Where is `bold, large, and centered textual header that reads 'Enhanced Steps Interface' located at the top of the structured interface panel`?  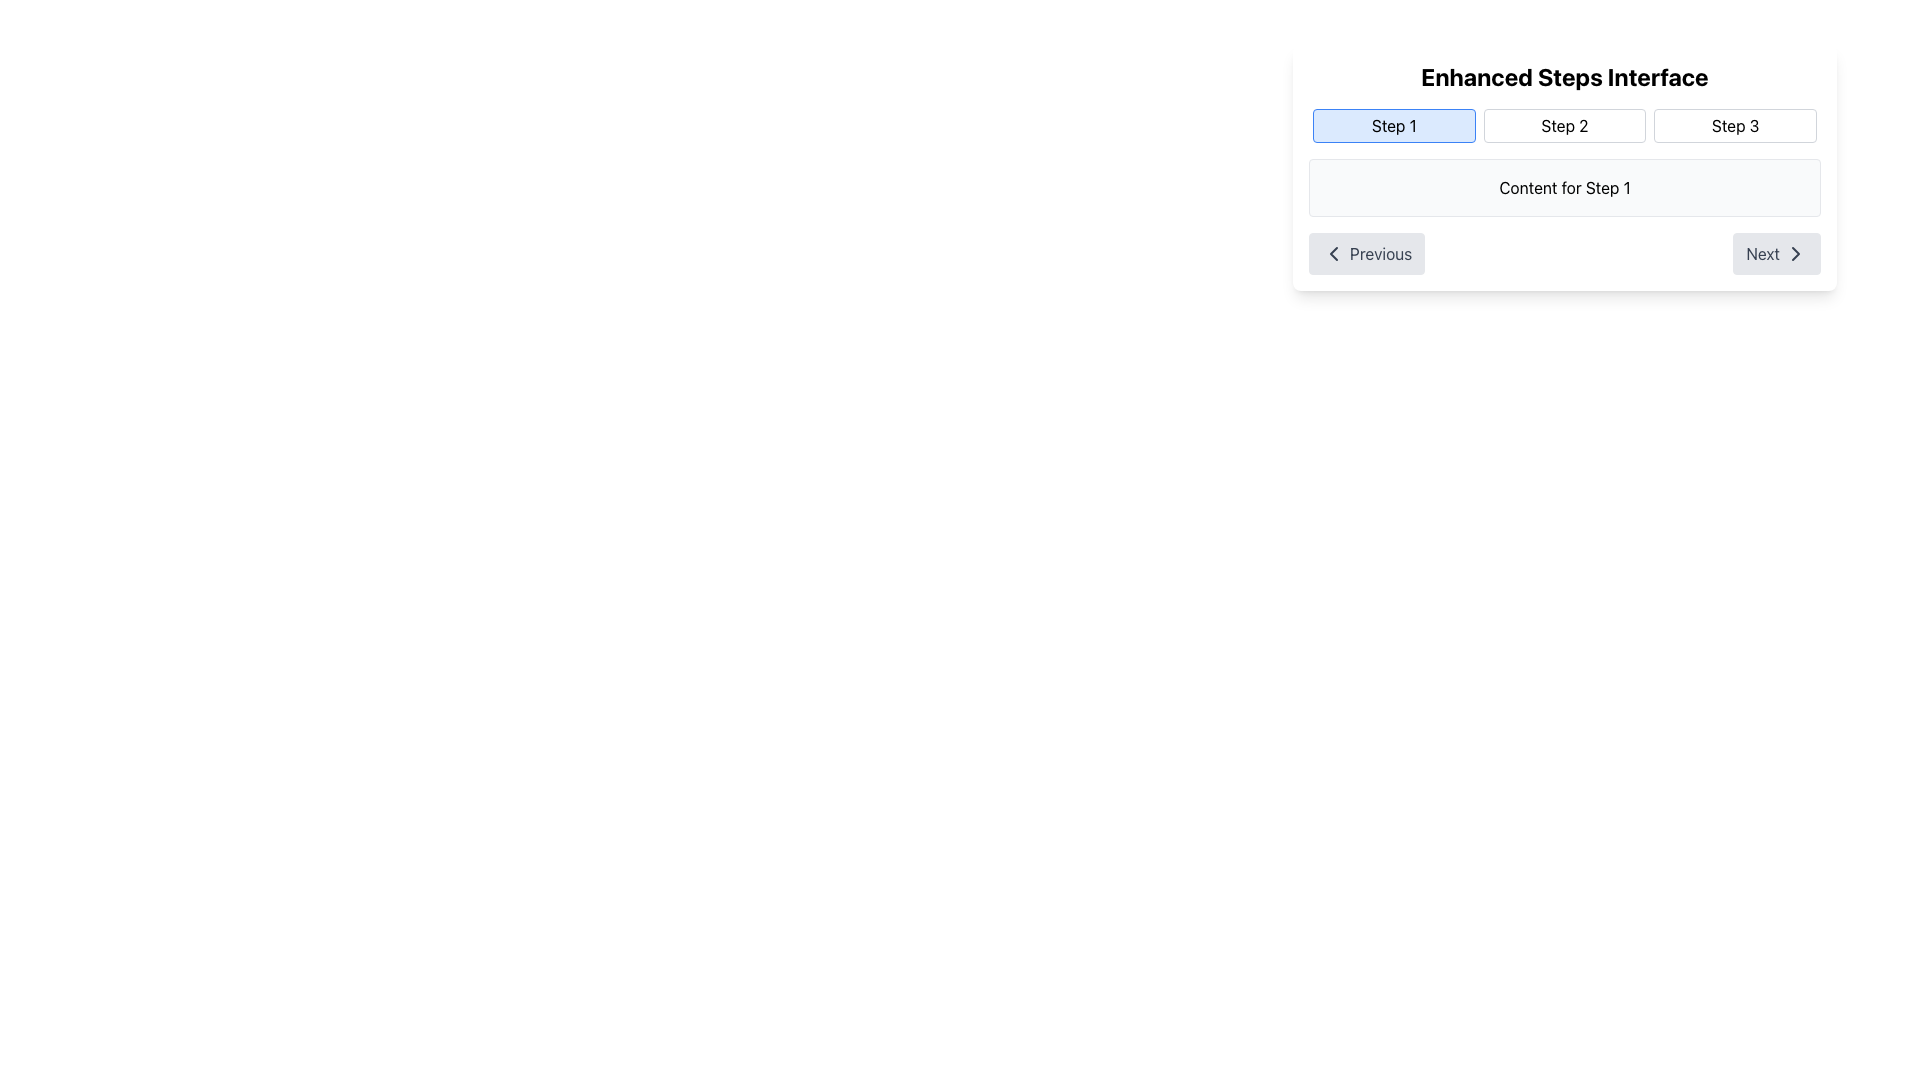 bold, large, and centered textual header that reads 'Enhanced Steps Interface' located at the top of the structured interface panel is located at coordinates (1563, 76).